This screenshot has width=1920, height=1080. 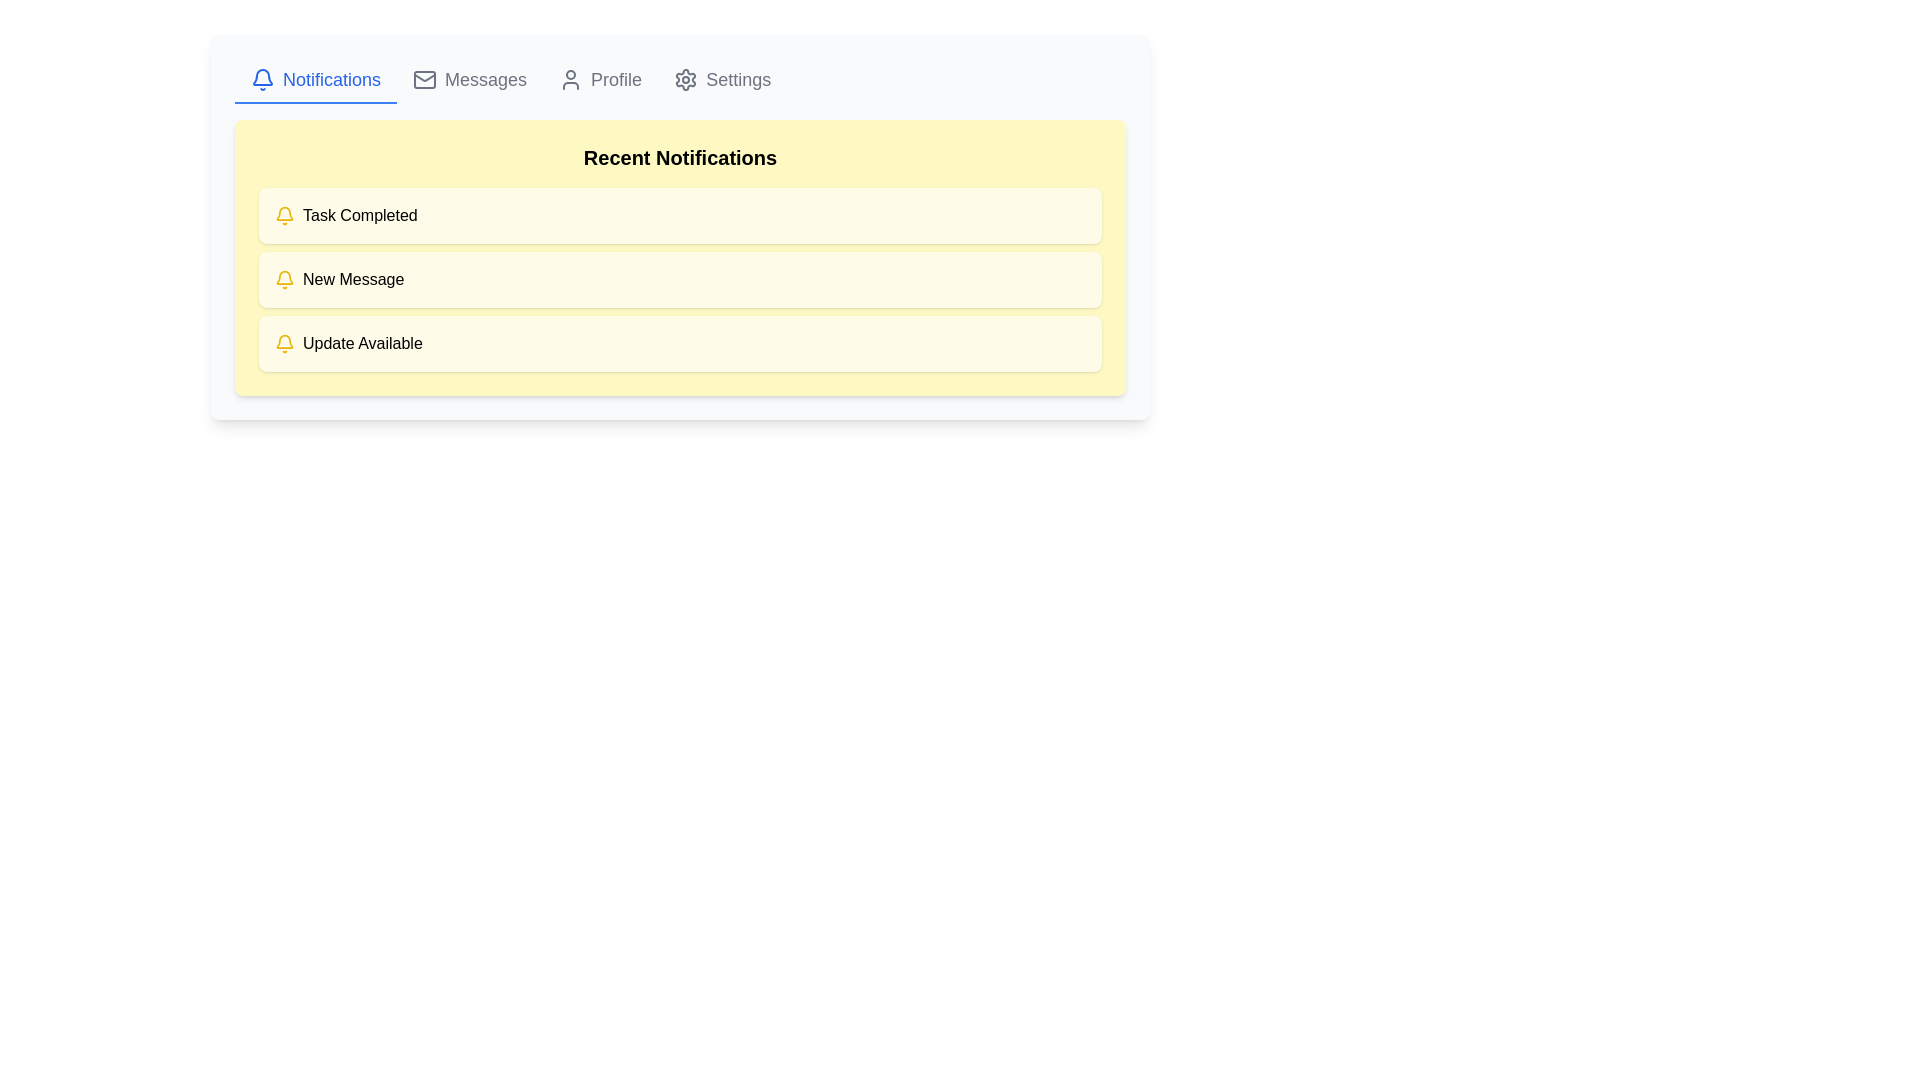 What do you see at coordinates (283, 342) in the screenshot?
I see `the yellow bell icon located within the 'Update Available' notification block for context` at bounding box center [283, 342].